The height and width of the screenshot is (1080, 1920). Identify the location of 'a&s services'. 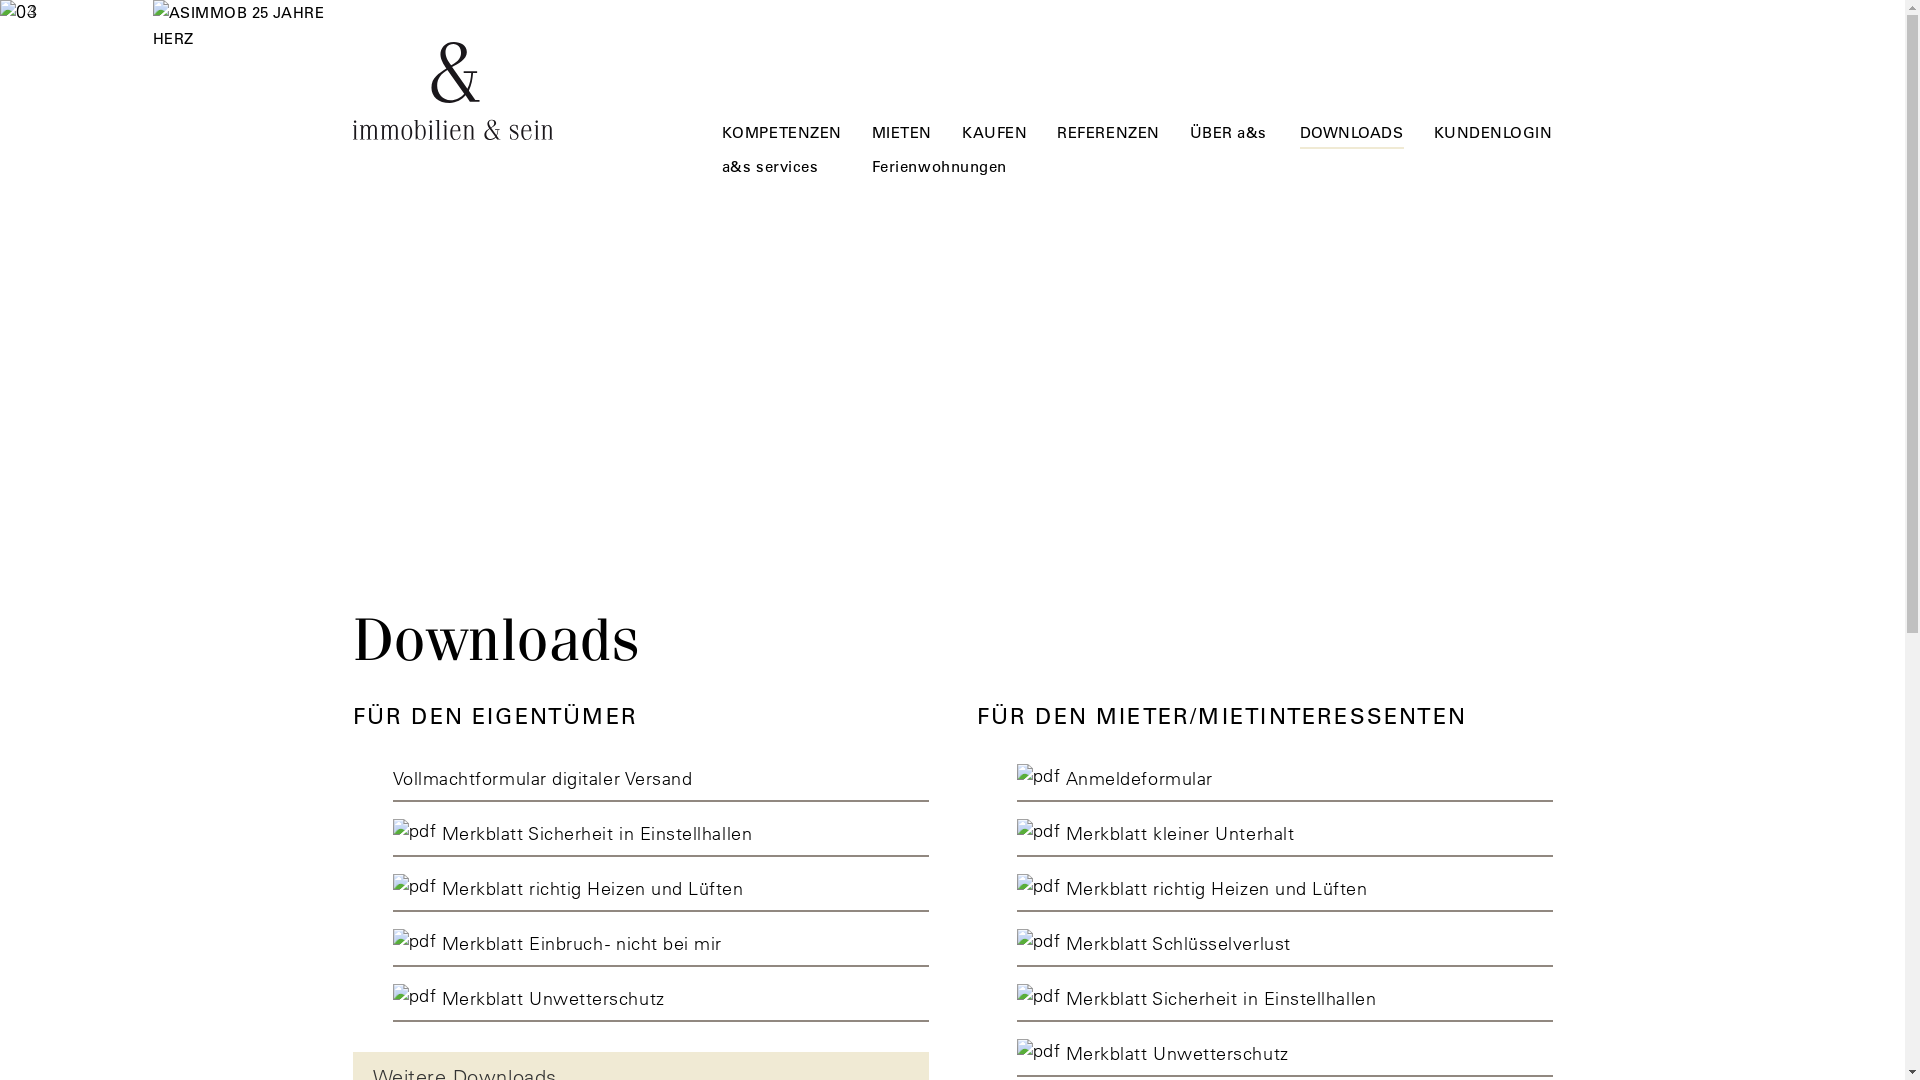
(768, 168).